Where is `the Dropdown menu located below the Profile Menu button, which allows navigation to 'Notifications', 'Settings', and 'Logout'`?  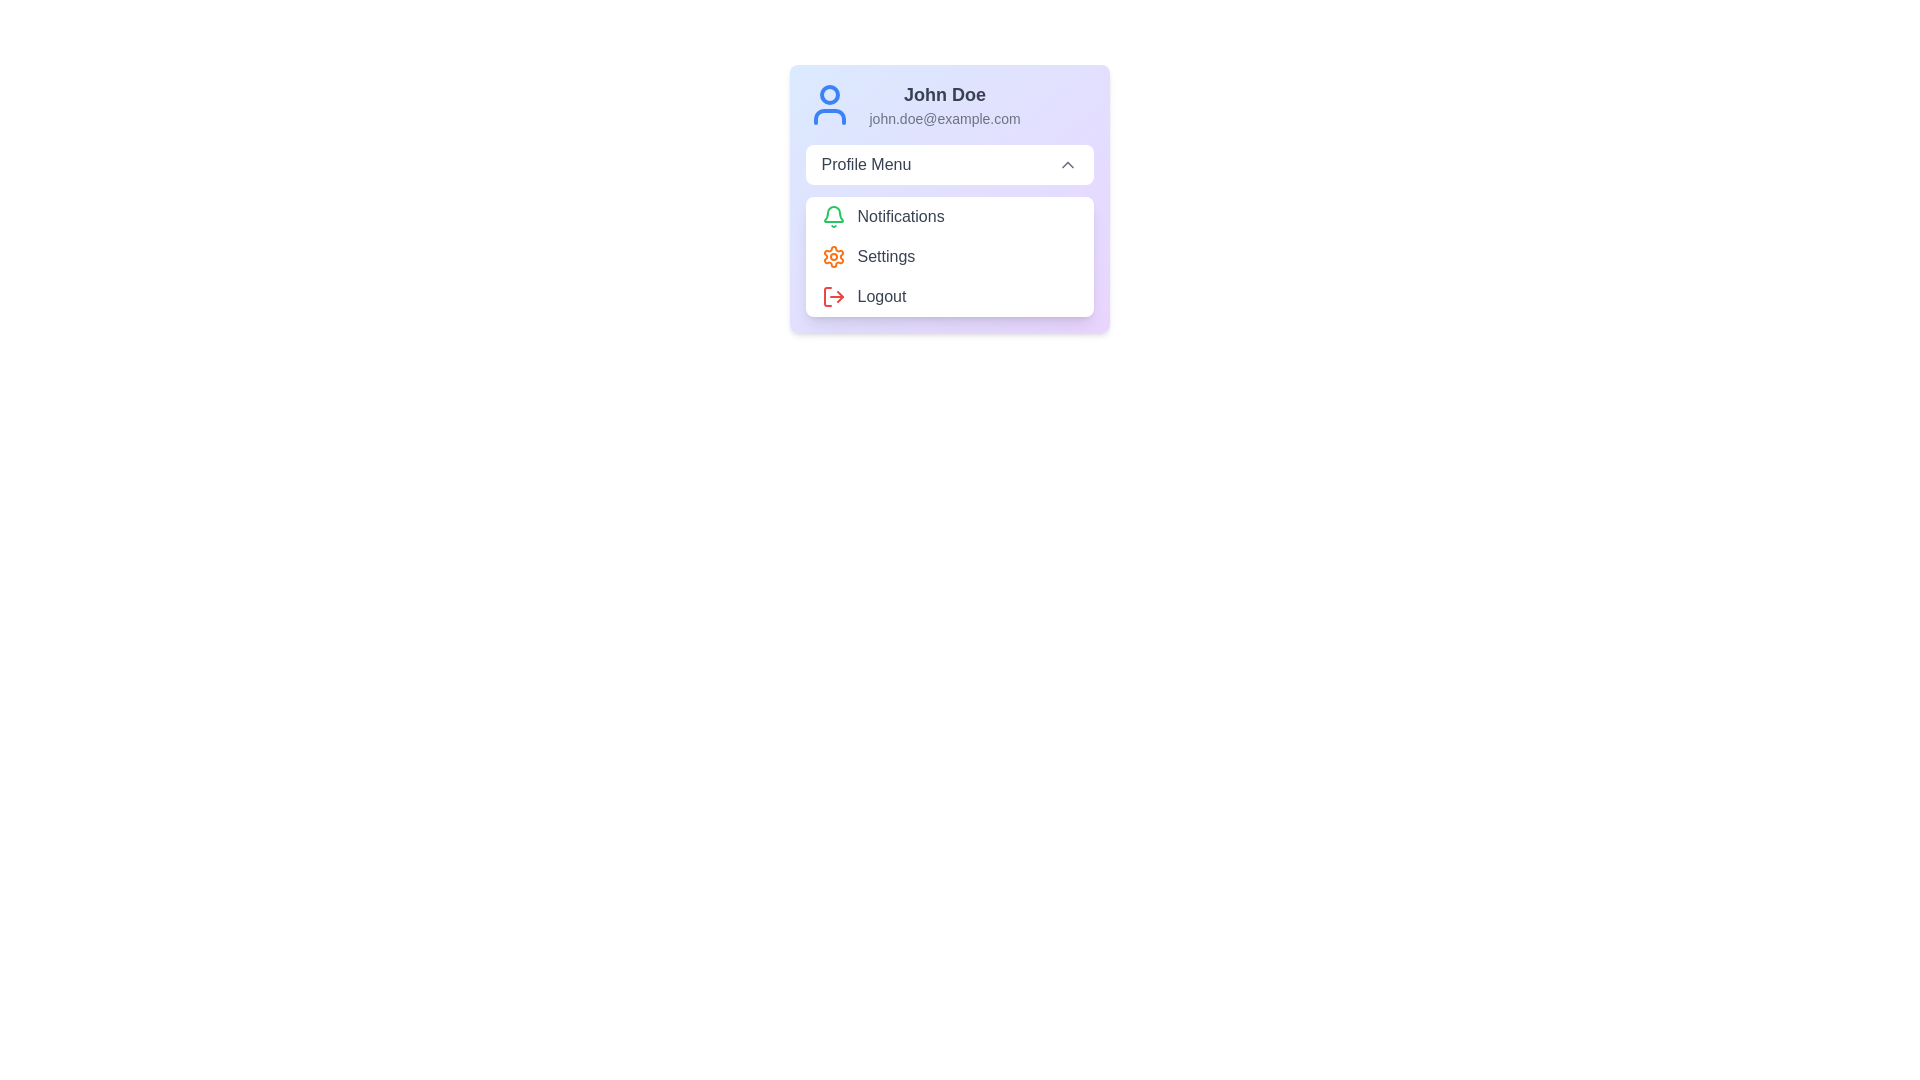
the Dropdown menu located below the Profile Menu button, which allows navigation to 'Notifications', 'Settings', and 'Logout' is located at coordinates (948, 256).